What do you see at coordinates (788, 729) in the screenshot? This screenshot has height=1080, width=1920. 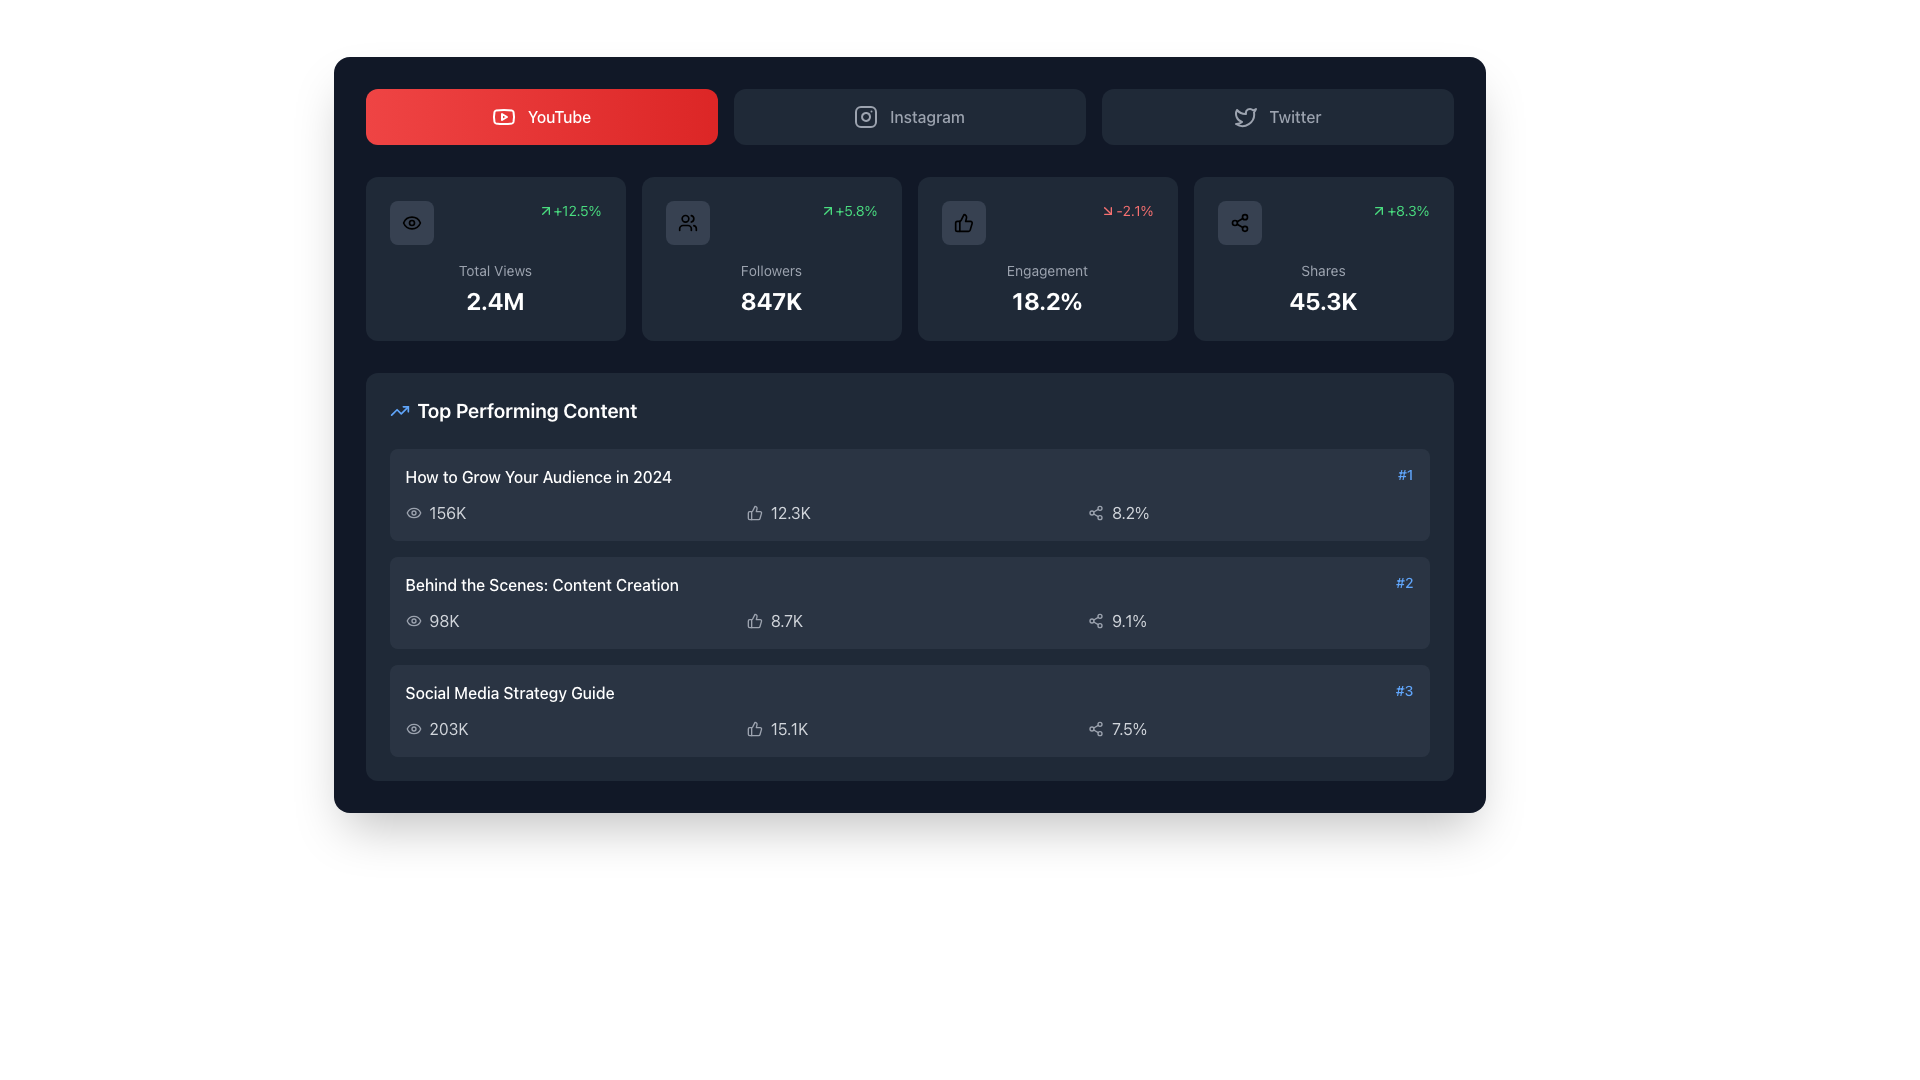 I see `value displayed in the Text label that indicates the count of reactions or interactions related to the associated content in the 'Top Performing Content' section, specifically under the 'Social Media Strategy Guide' entry` at bounding box center [788, 729].